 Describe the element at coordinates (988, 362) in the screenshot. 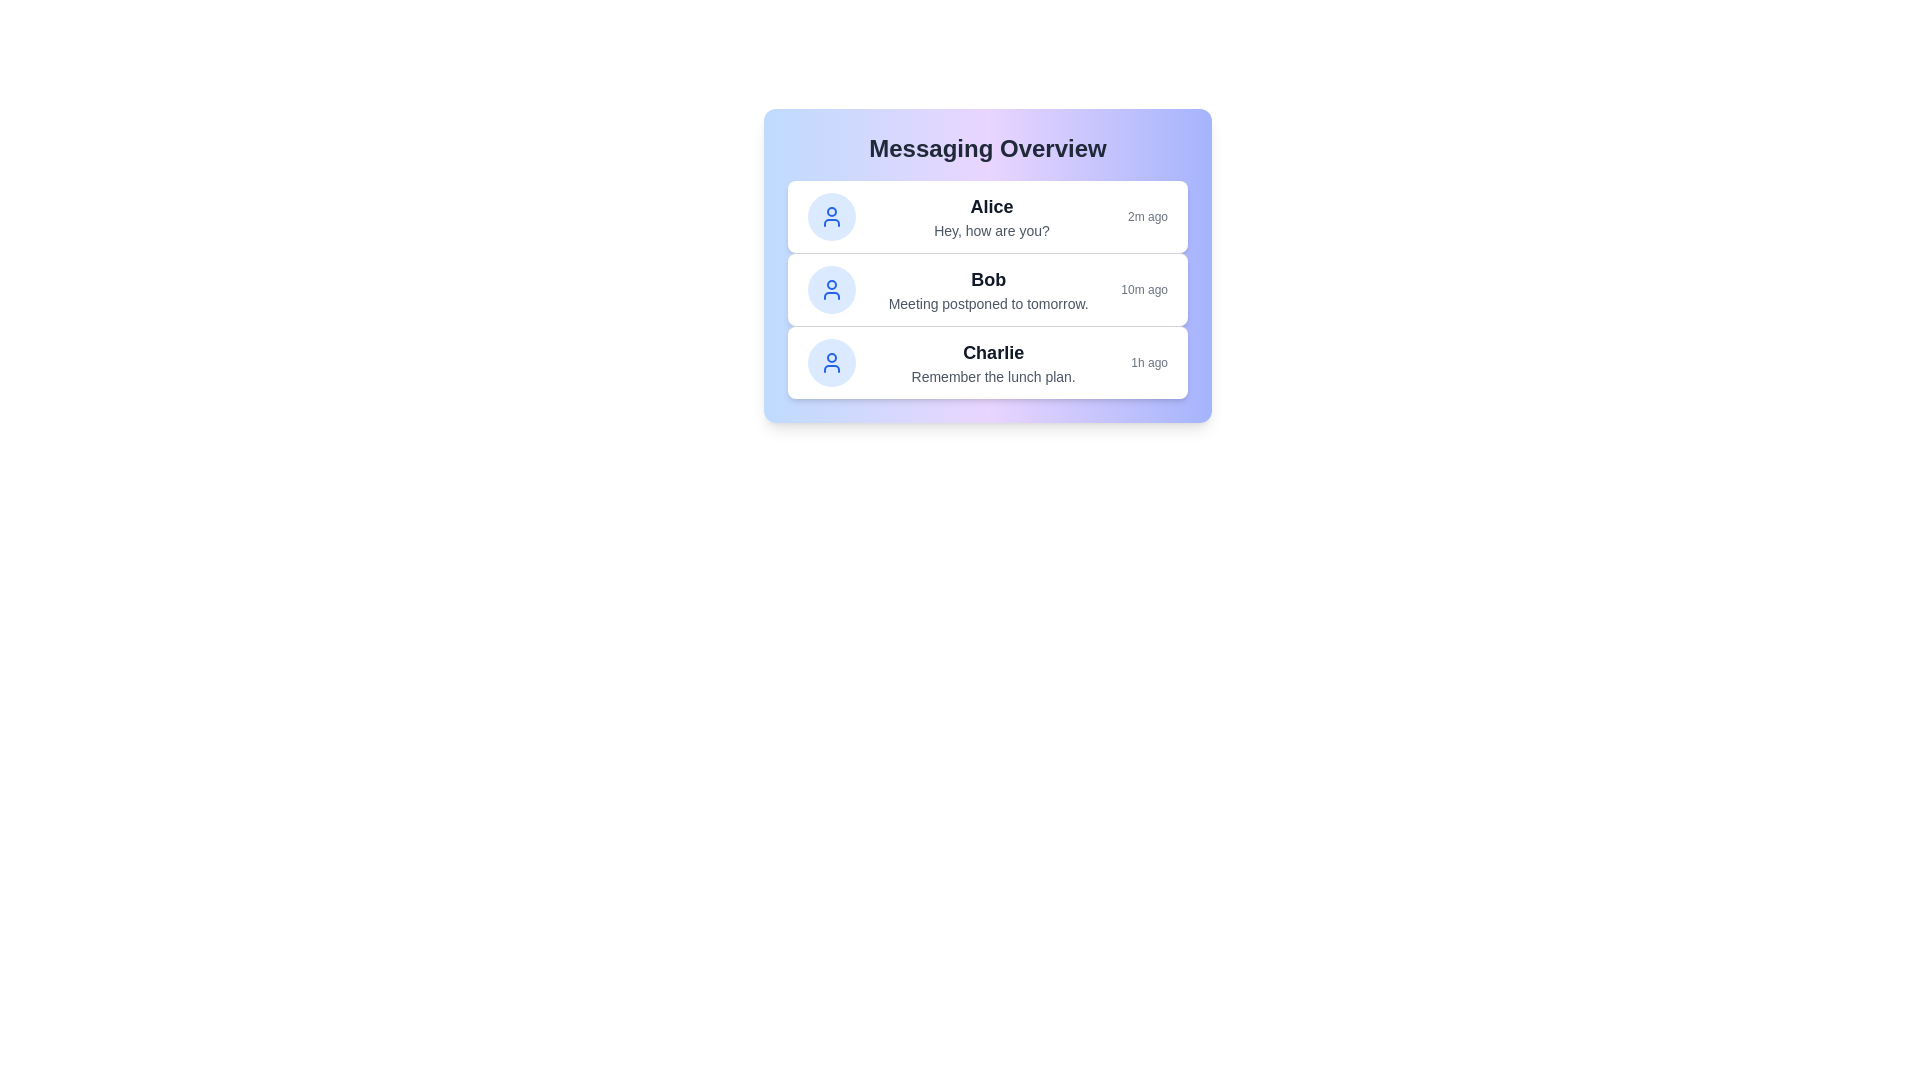

I see `the message from Charlie to view details` at that location.